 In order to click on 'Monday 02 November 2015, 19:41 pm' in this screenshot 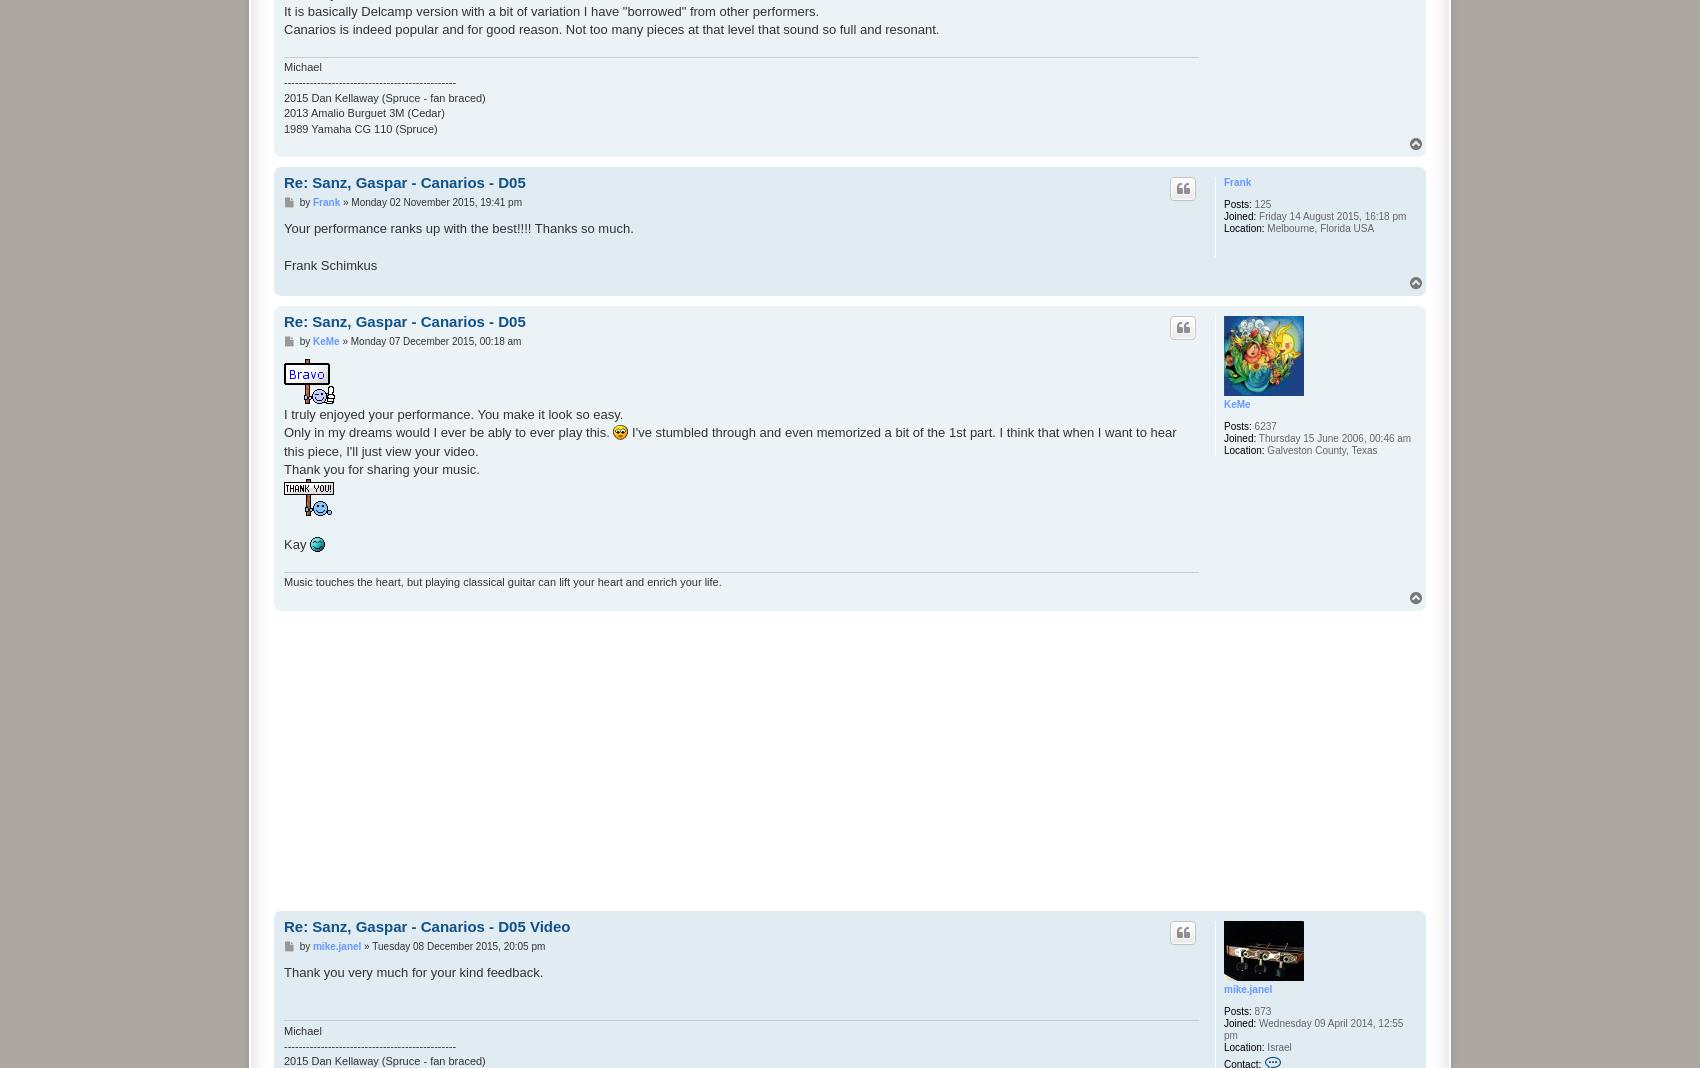, I will do `click(350, 202)`.